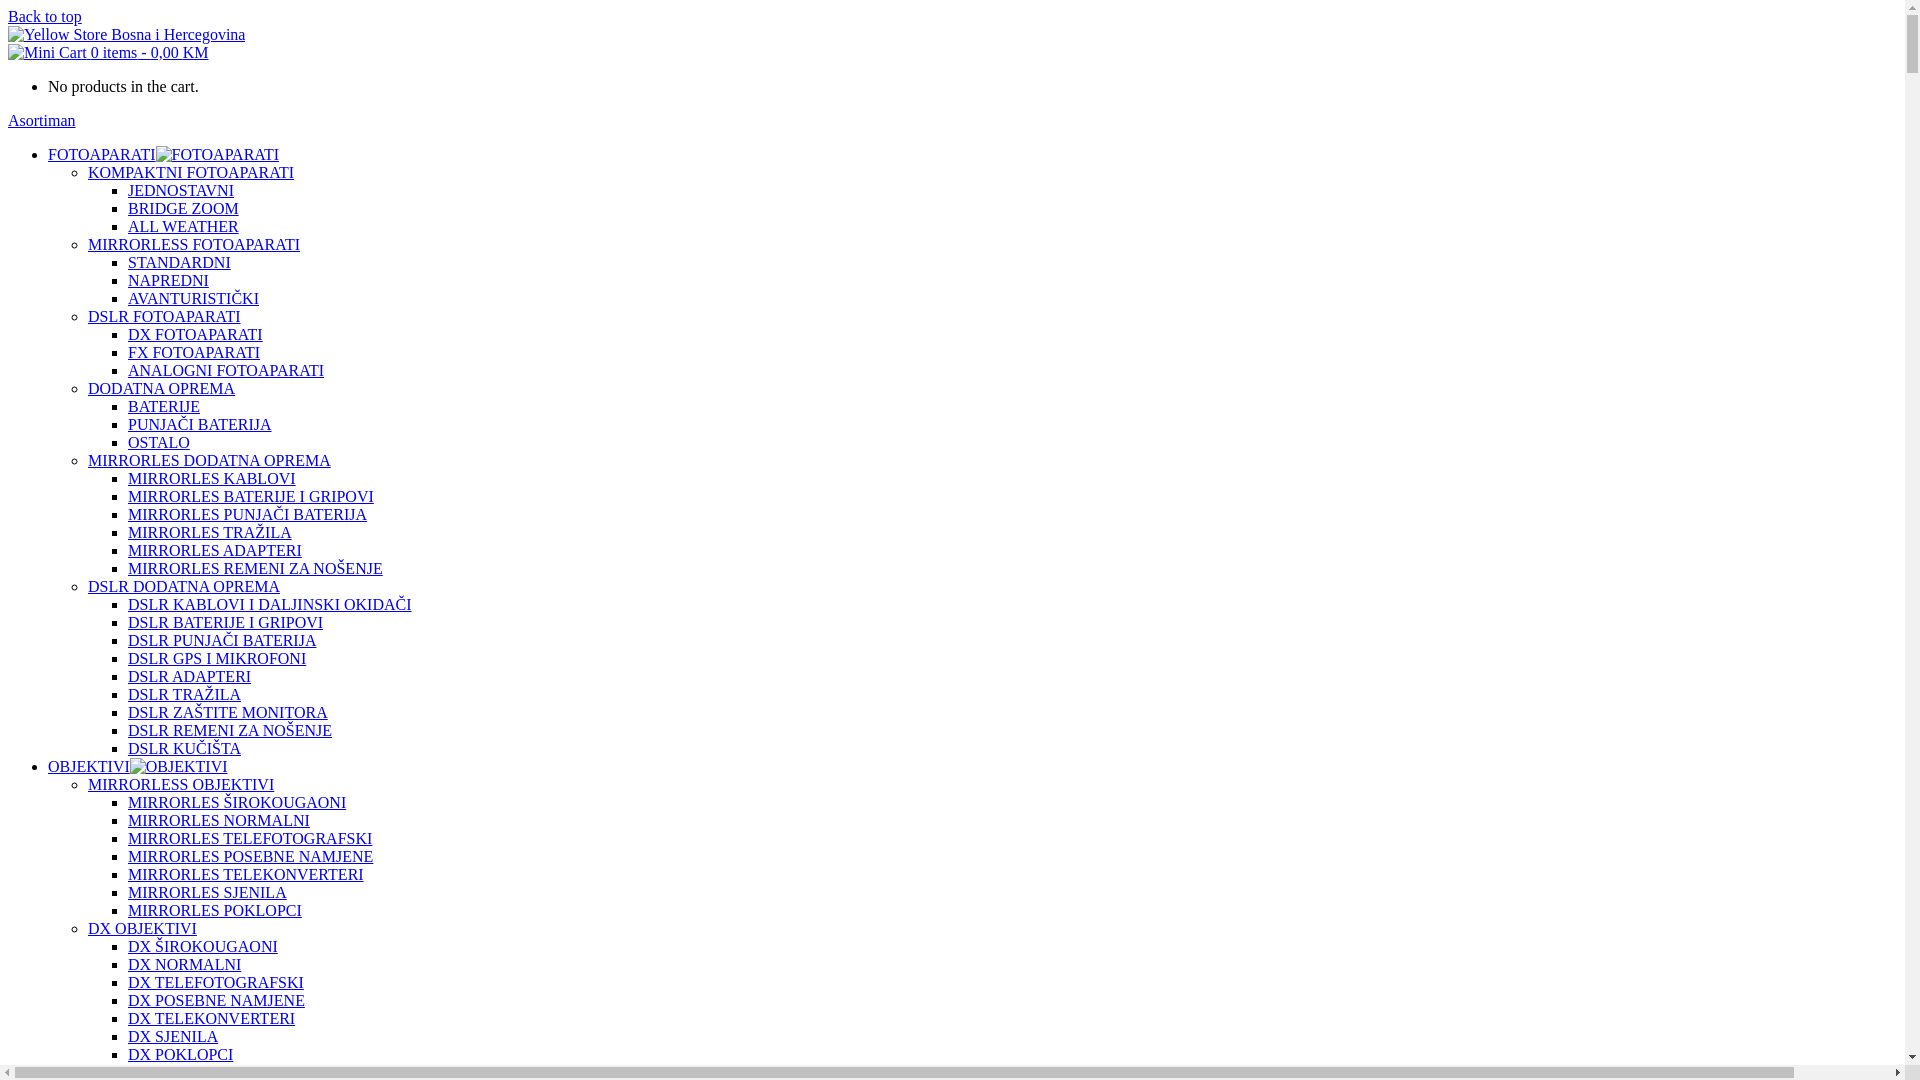 The width and height of the screenshot is (1920, 1080). What do you see at coordinates (179, 261) in the screenshot?
I see `'STANDARDNI'` at bounding box center [179, 261].